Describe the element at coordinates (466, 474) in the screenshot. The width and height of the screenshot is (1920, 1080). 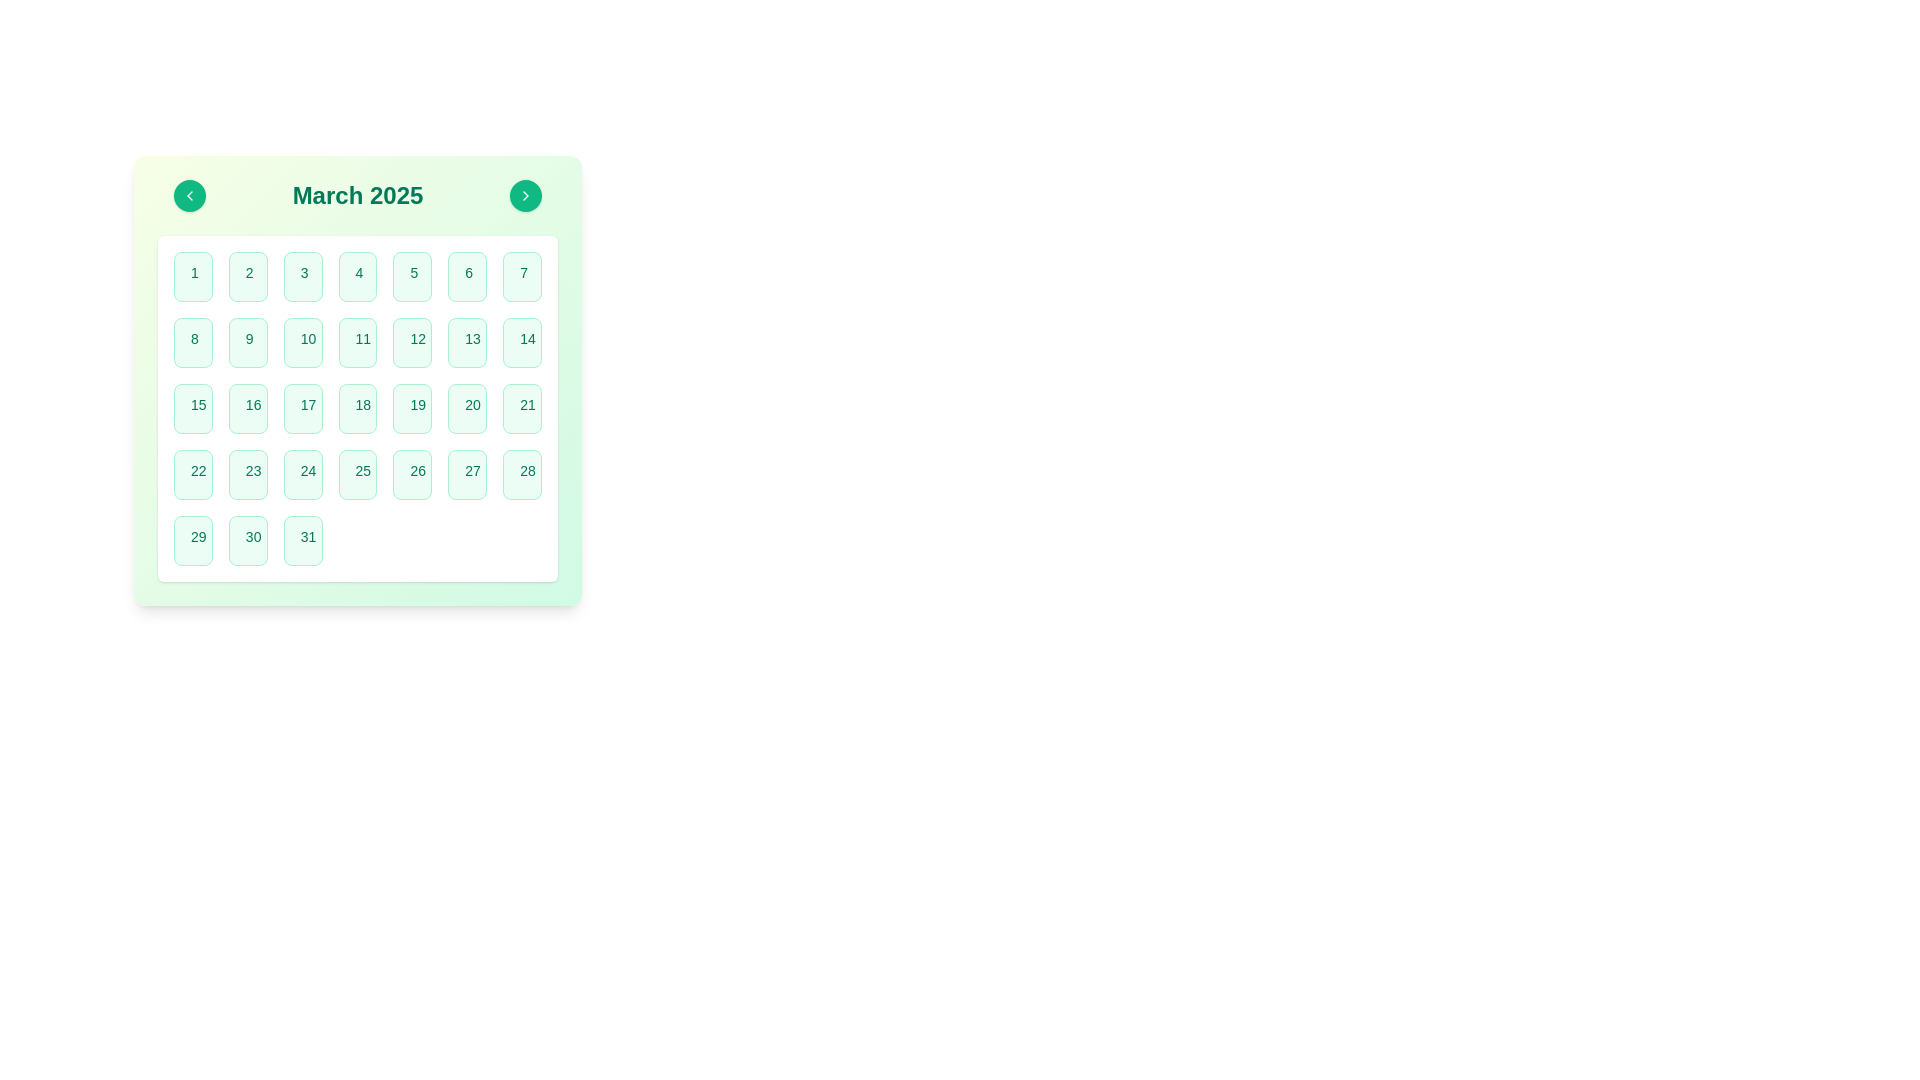
I see `the button displaying the date '27' in the calendar grid layout` at that location.